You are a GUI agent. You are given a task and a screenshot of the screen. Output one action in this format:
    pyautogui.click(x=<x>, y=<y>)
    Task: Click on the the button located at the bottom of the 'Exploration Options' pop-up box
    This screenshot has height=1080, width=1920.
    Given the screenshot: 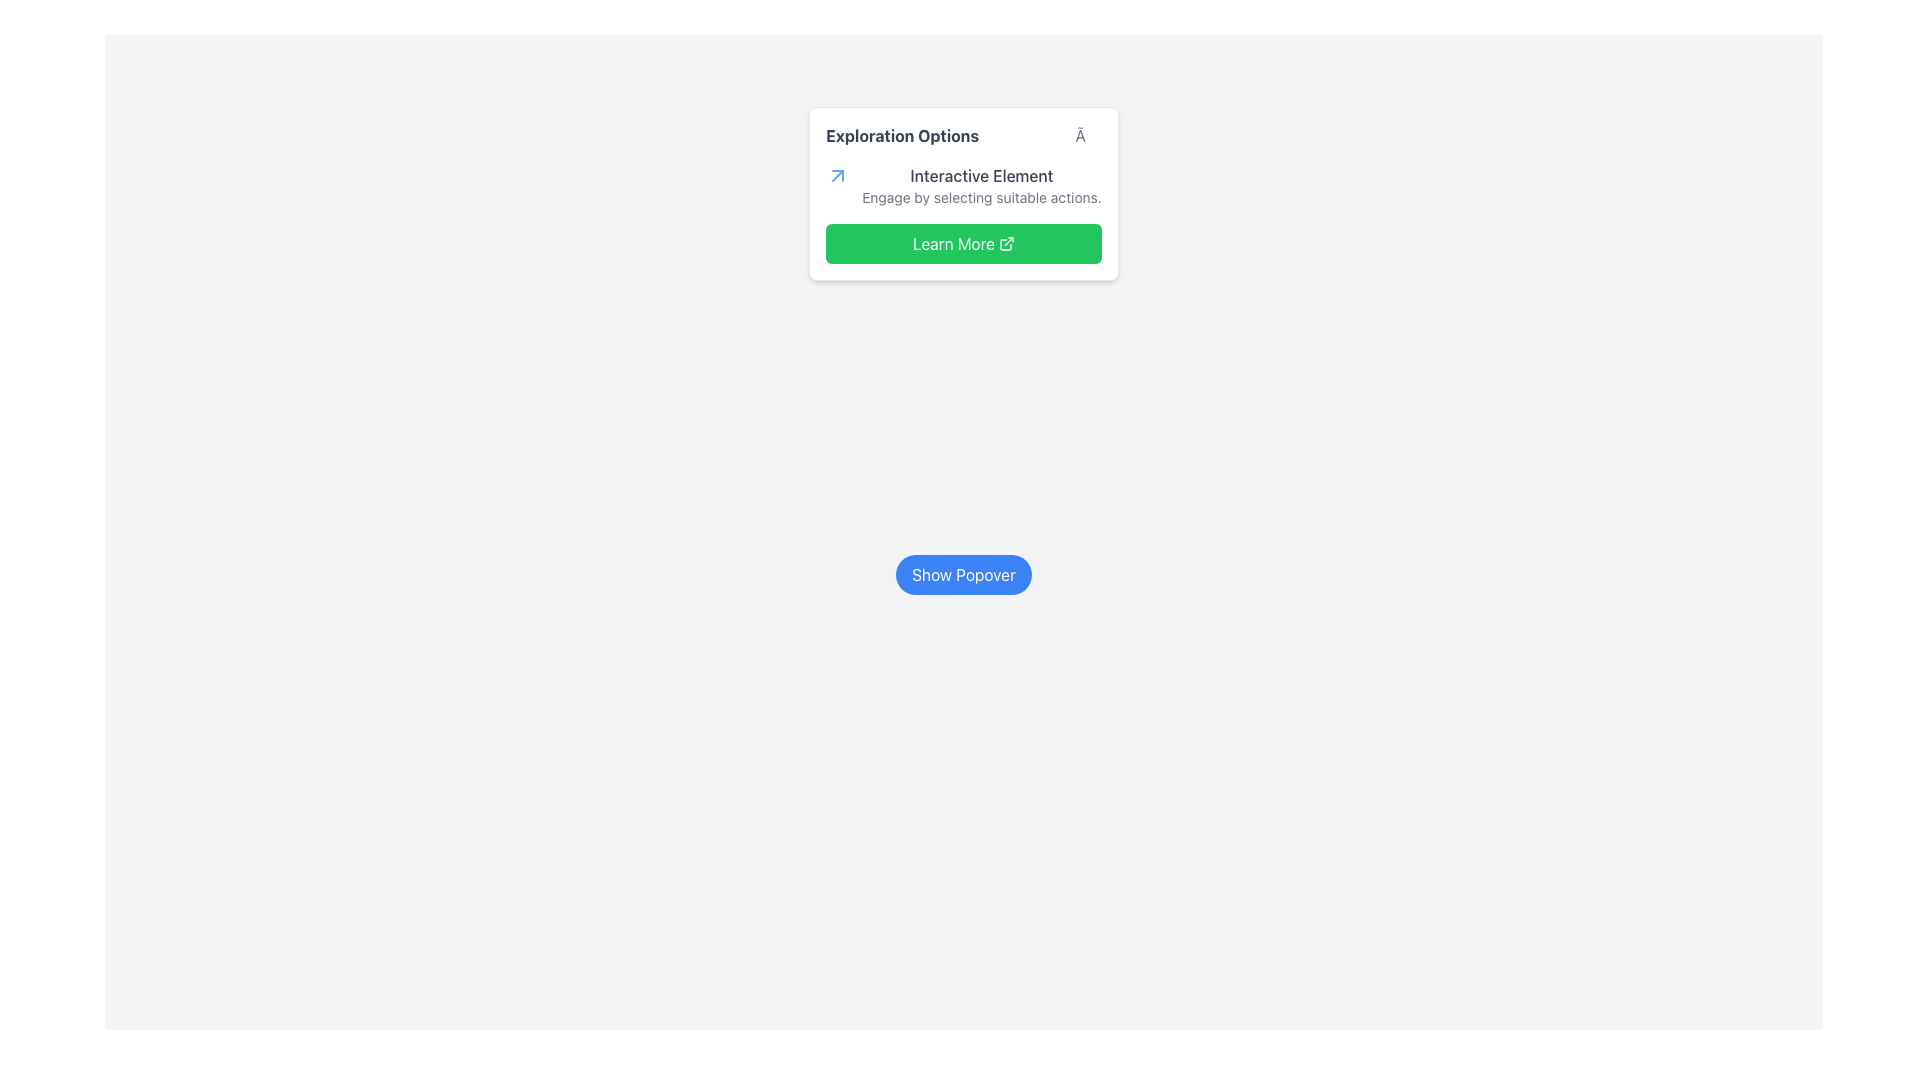 What is the action you would take?
    pyautogui.click(x=964, y=242)
    